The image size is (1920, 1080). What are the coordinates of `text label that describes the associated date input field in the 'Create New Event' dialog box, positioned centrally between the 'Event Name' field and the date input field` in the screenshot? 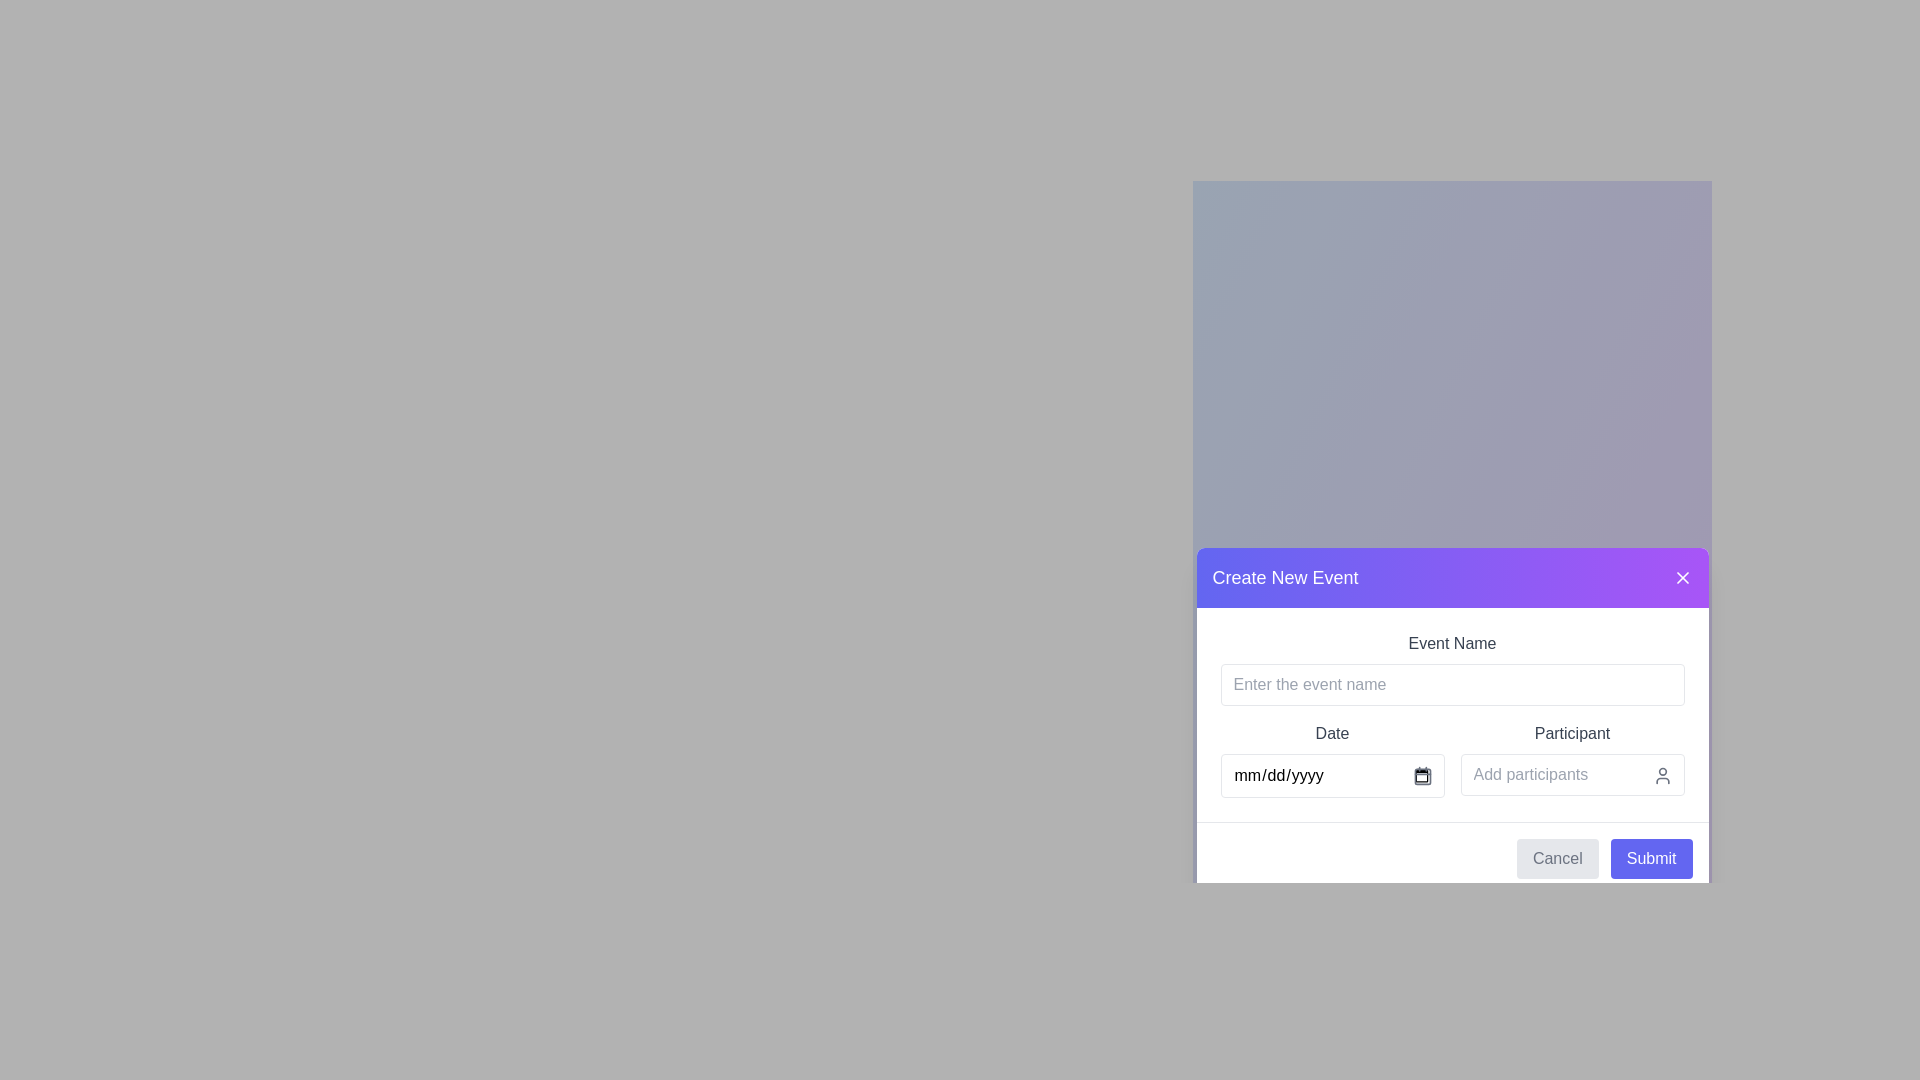 It's located at (1332, 733).